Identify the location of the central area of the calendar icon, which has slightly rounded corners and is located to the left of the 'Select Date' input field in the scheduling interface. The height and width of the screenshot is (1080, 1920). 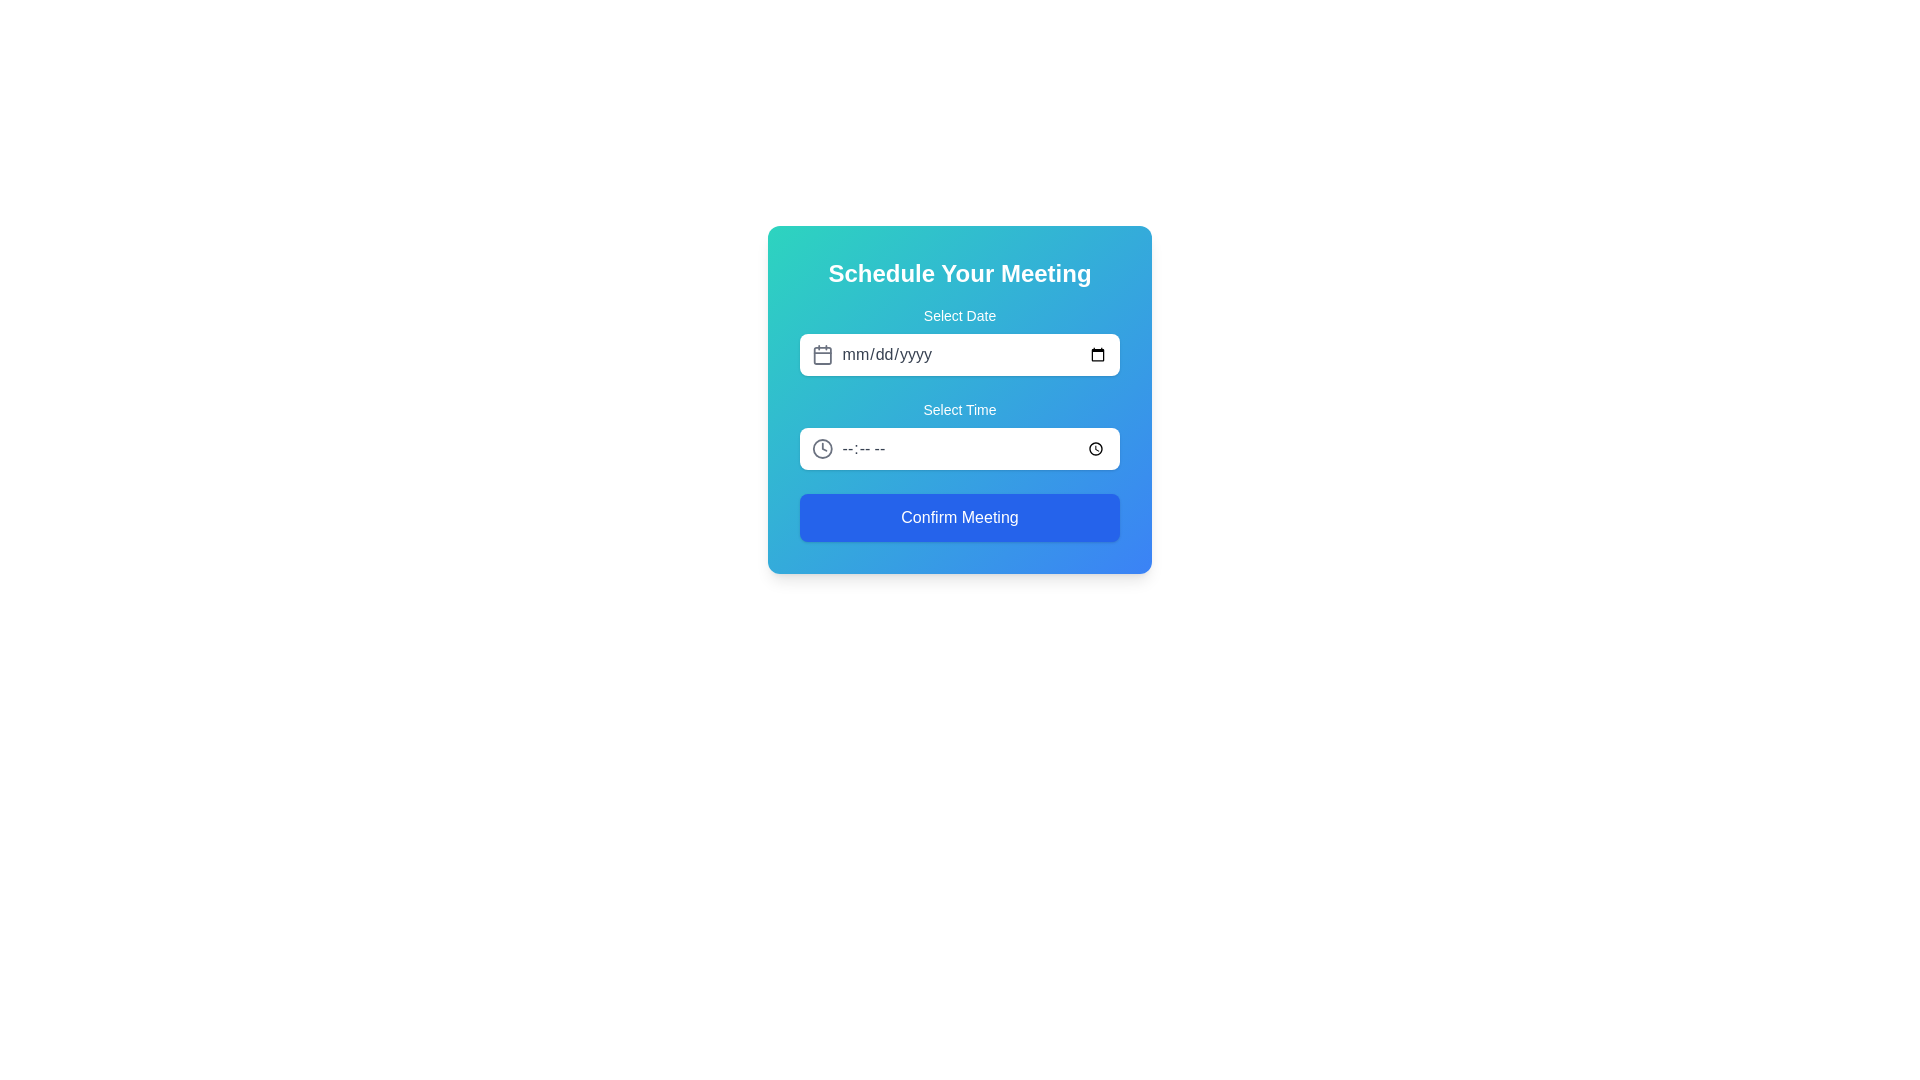
(822, 354).